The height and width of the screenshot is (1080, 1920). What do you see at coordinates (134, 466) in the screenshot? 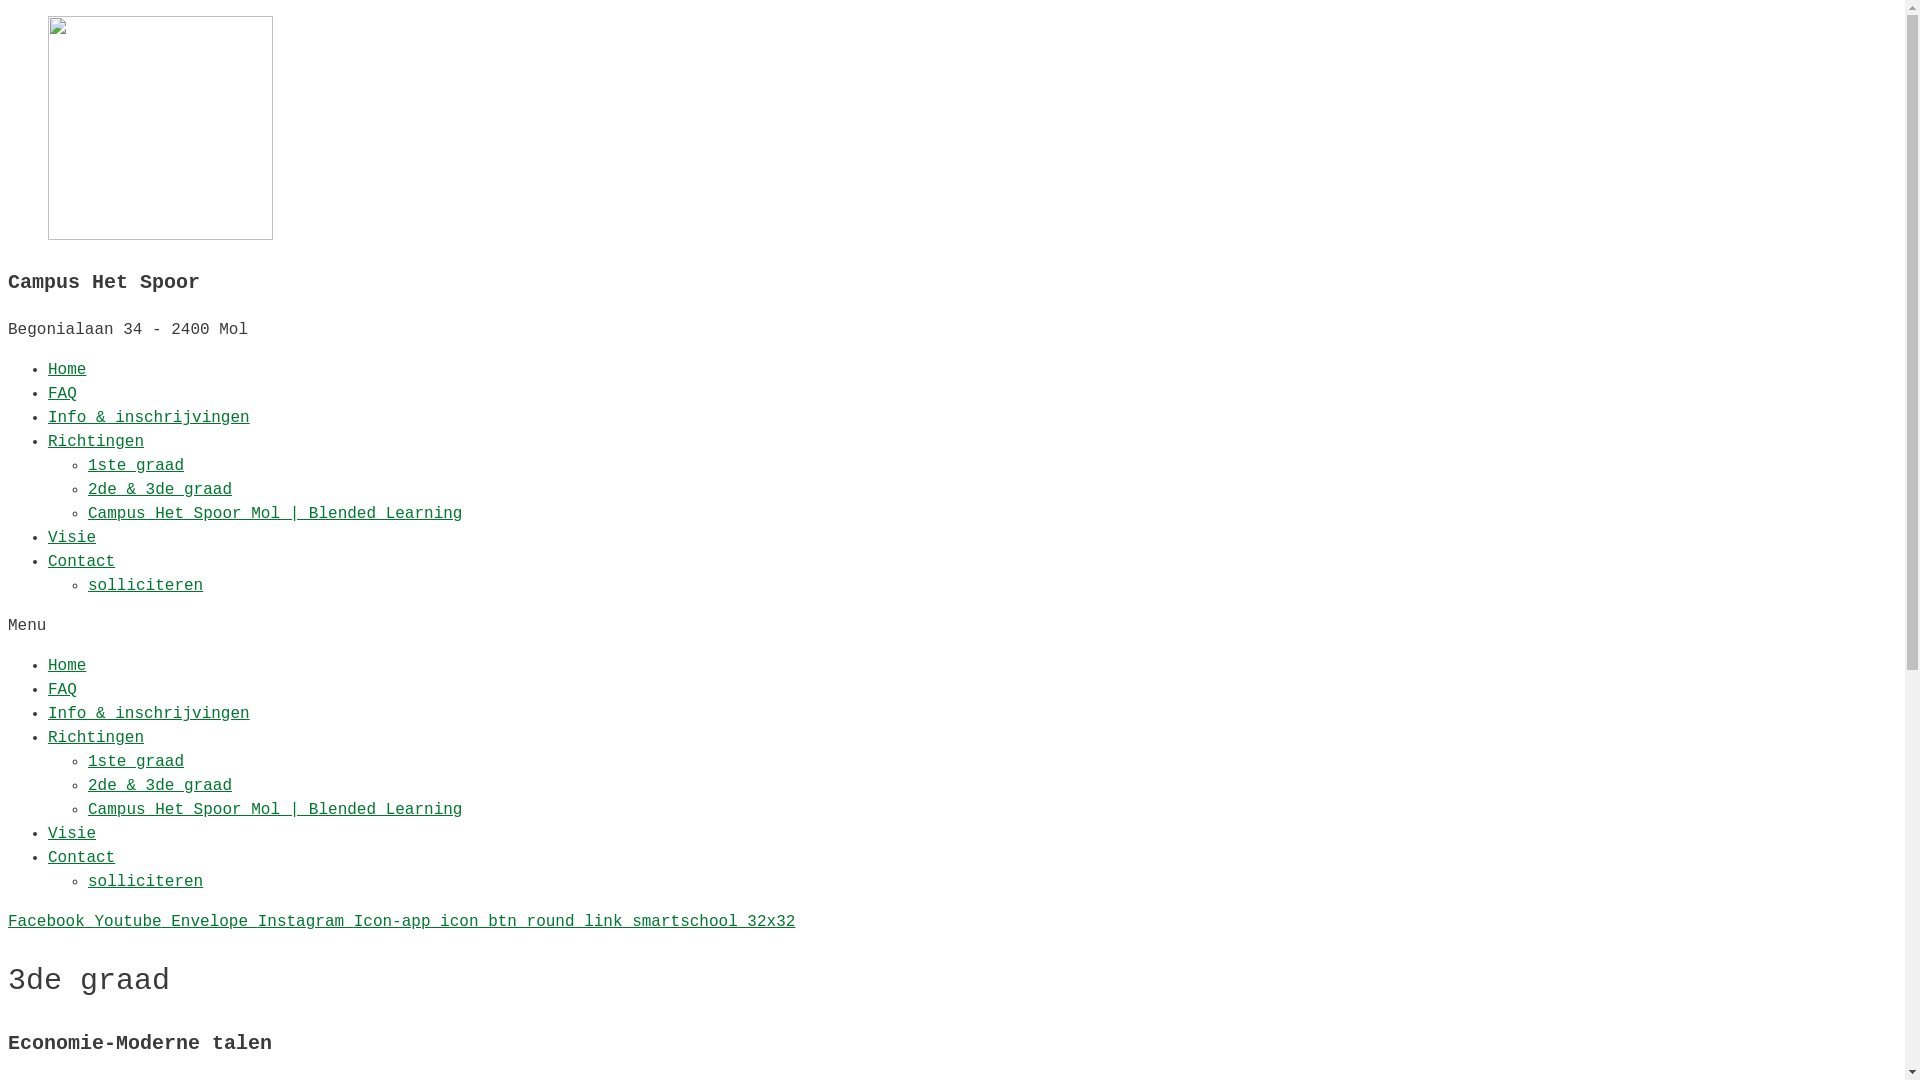
I see `'1ste graad'` at bounding box center [134, 466].